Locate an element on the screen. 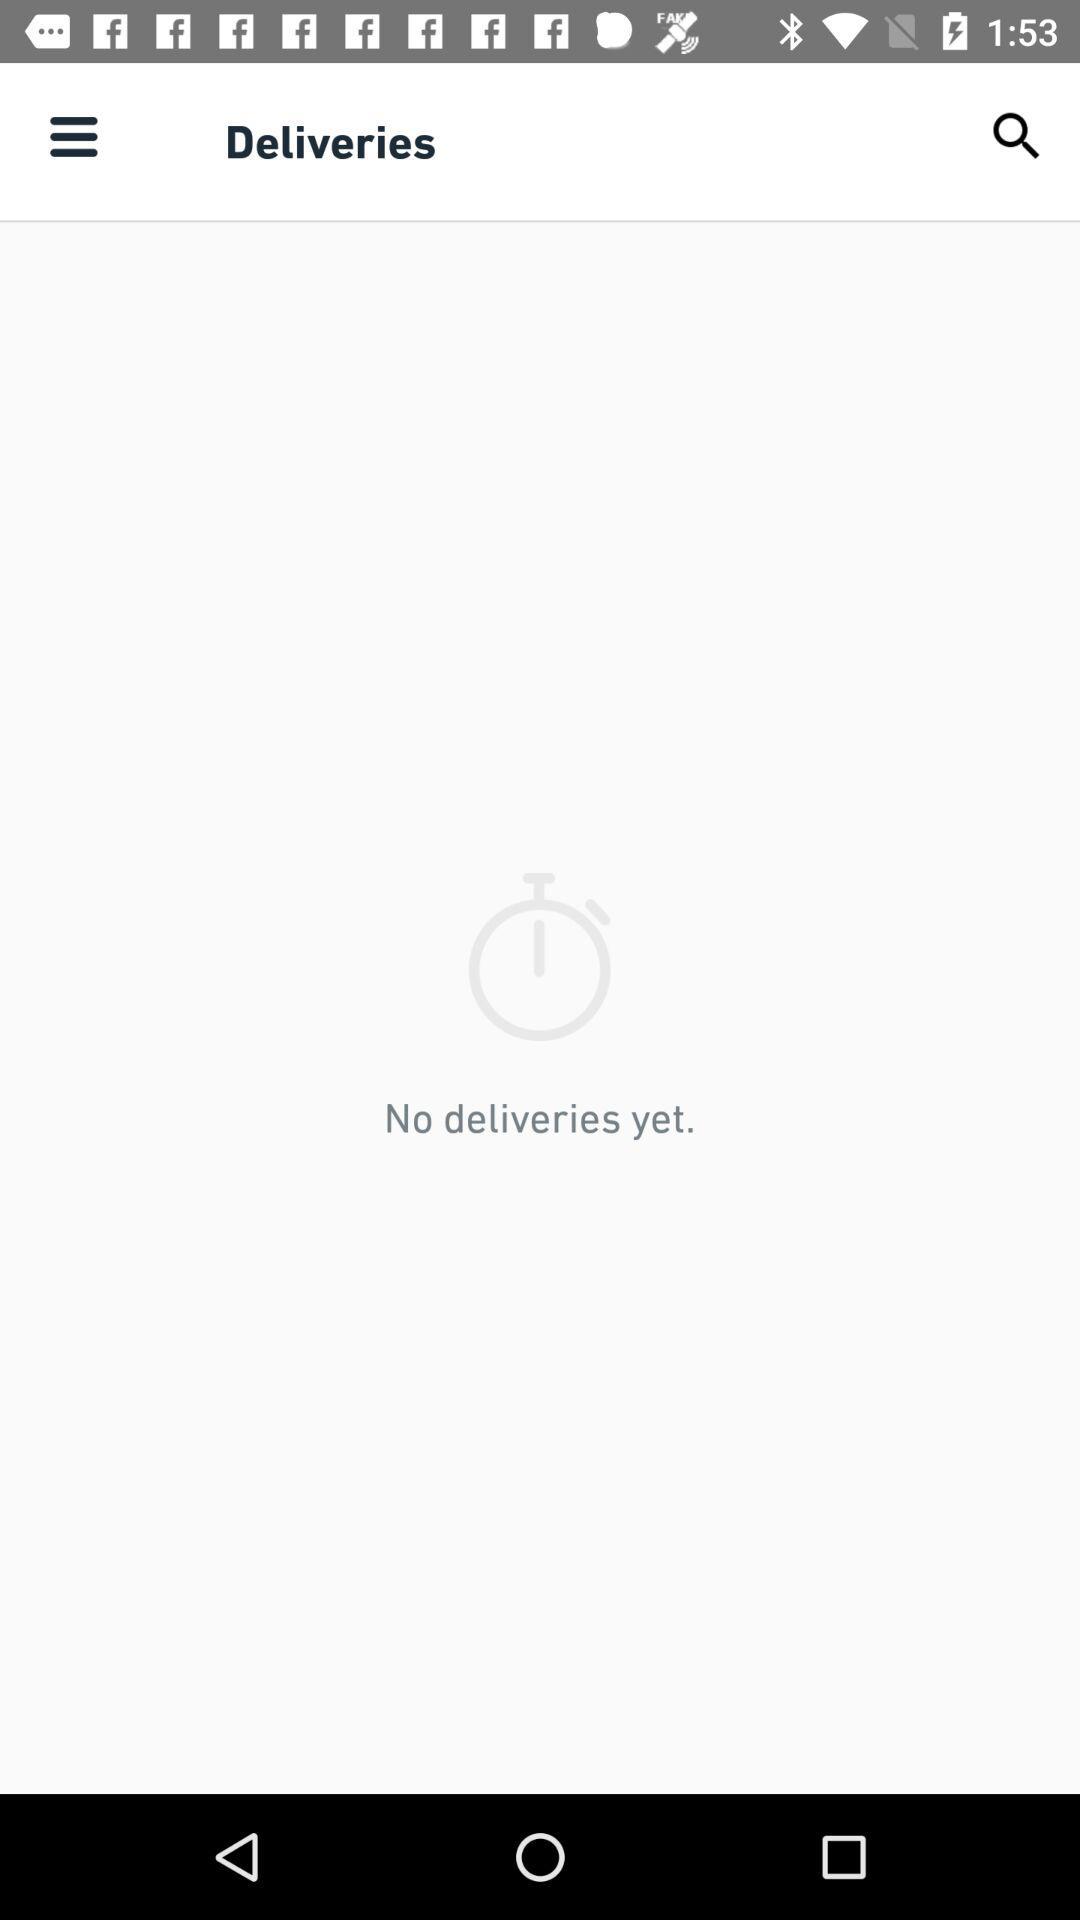  the icon next to deliveries is located at coordinates (72, 135).